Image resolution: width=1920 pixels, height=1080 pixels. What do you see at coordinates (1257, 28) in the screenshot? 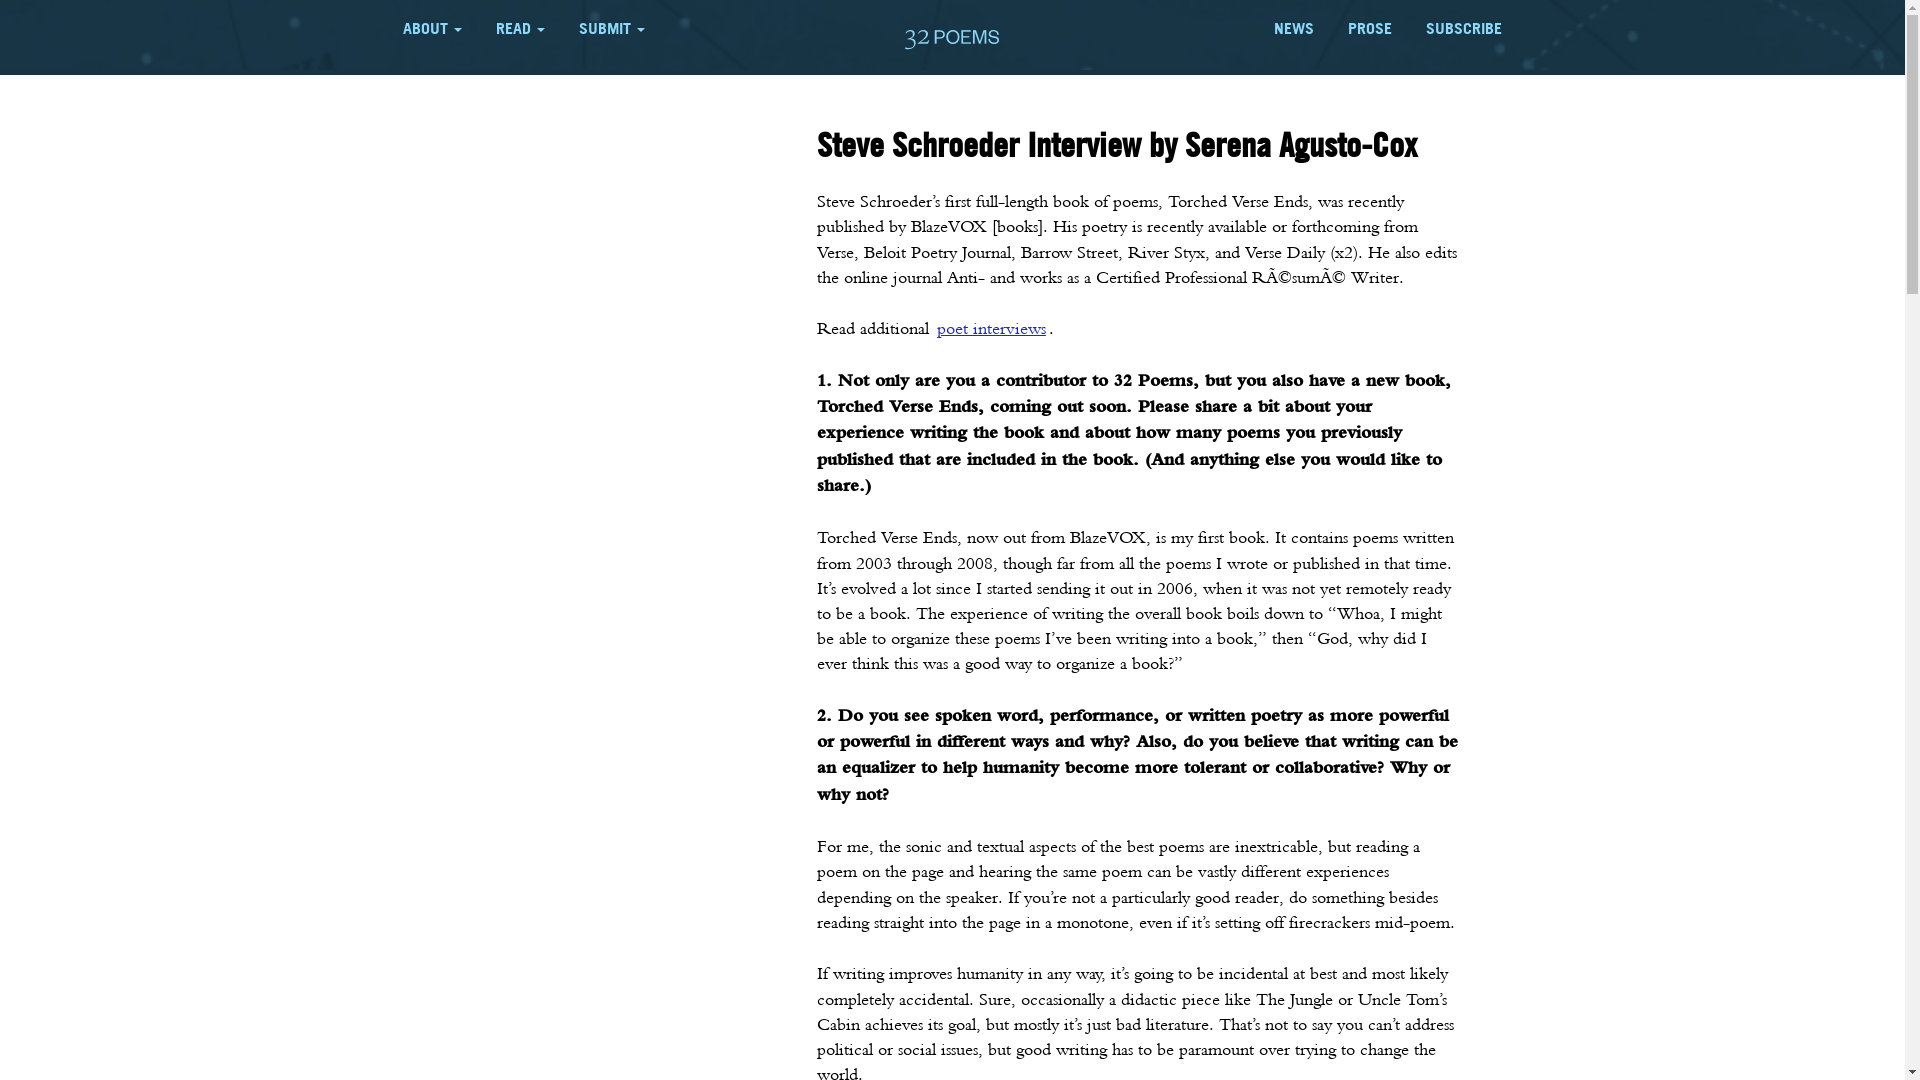
I see `'NEWS'` at bounding box center [1257, 28].